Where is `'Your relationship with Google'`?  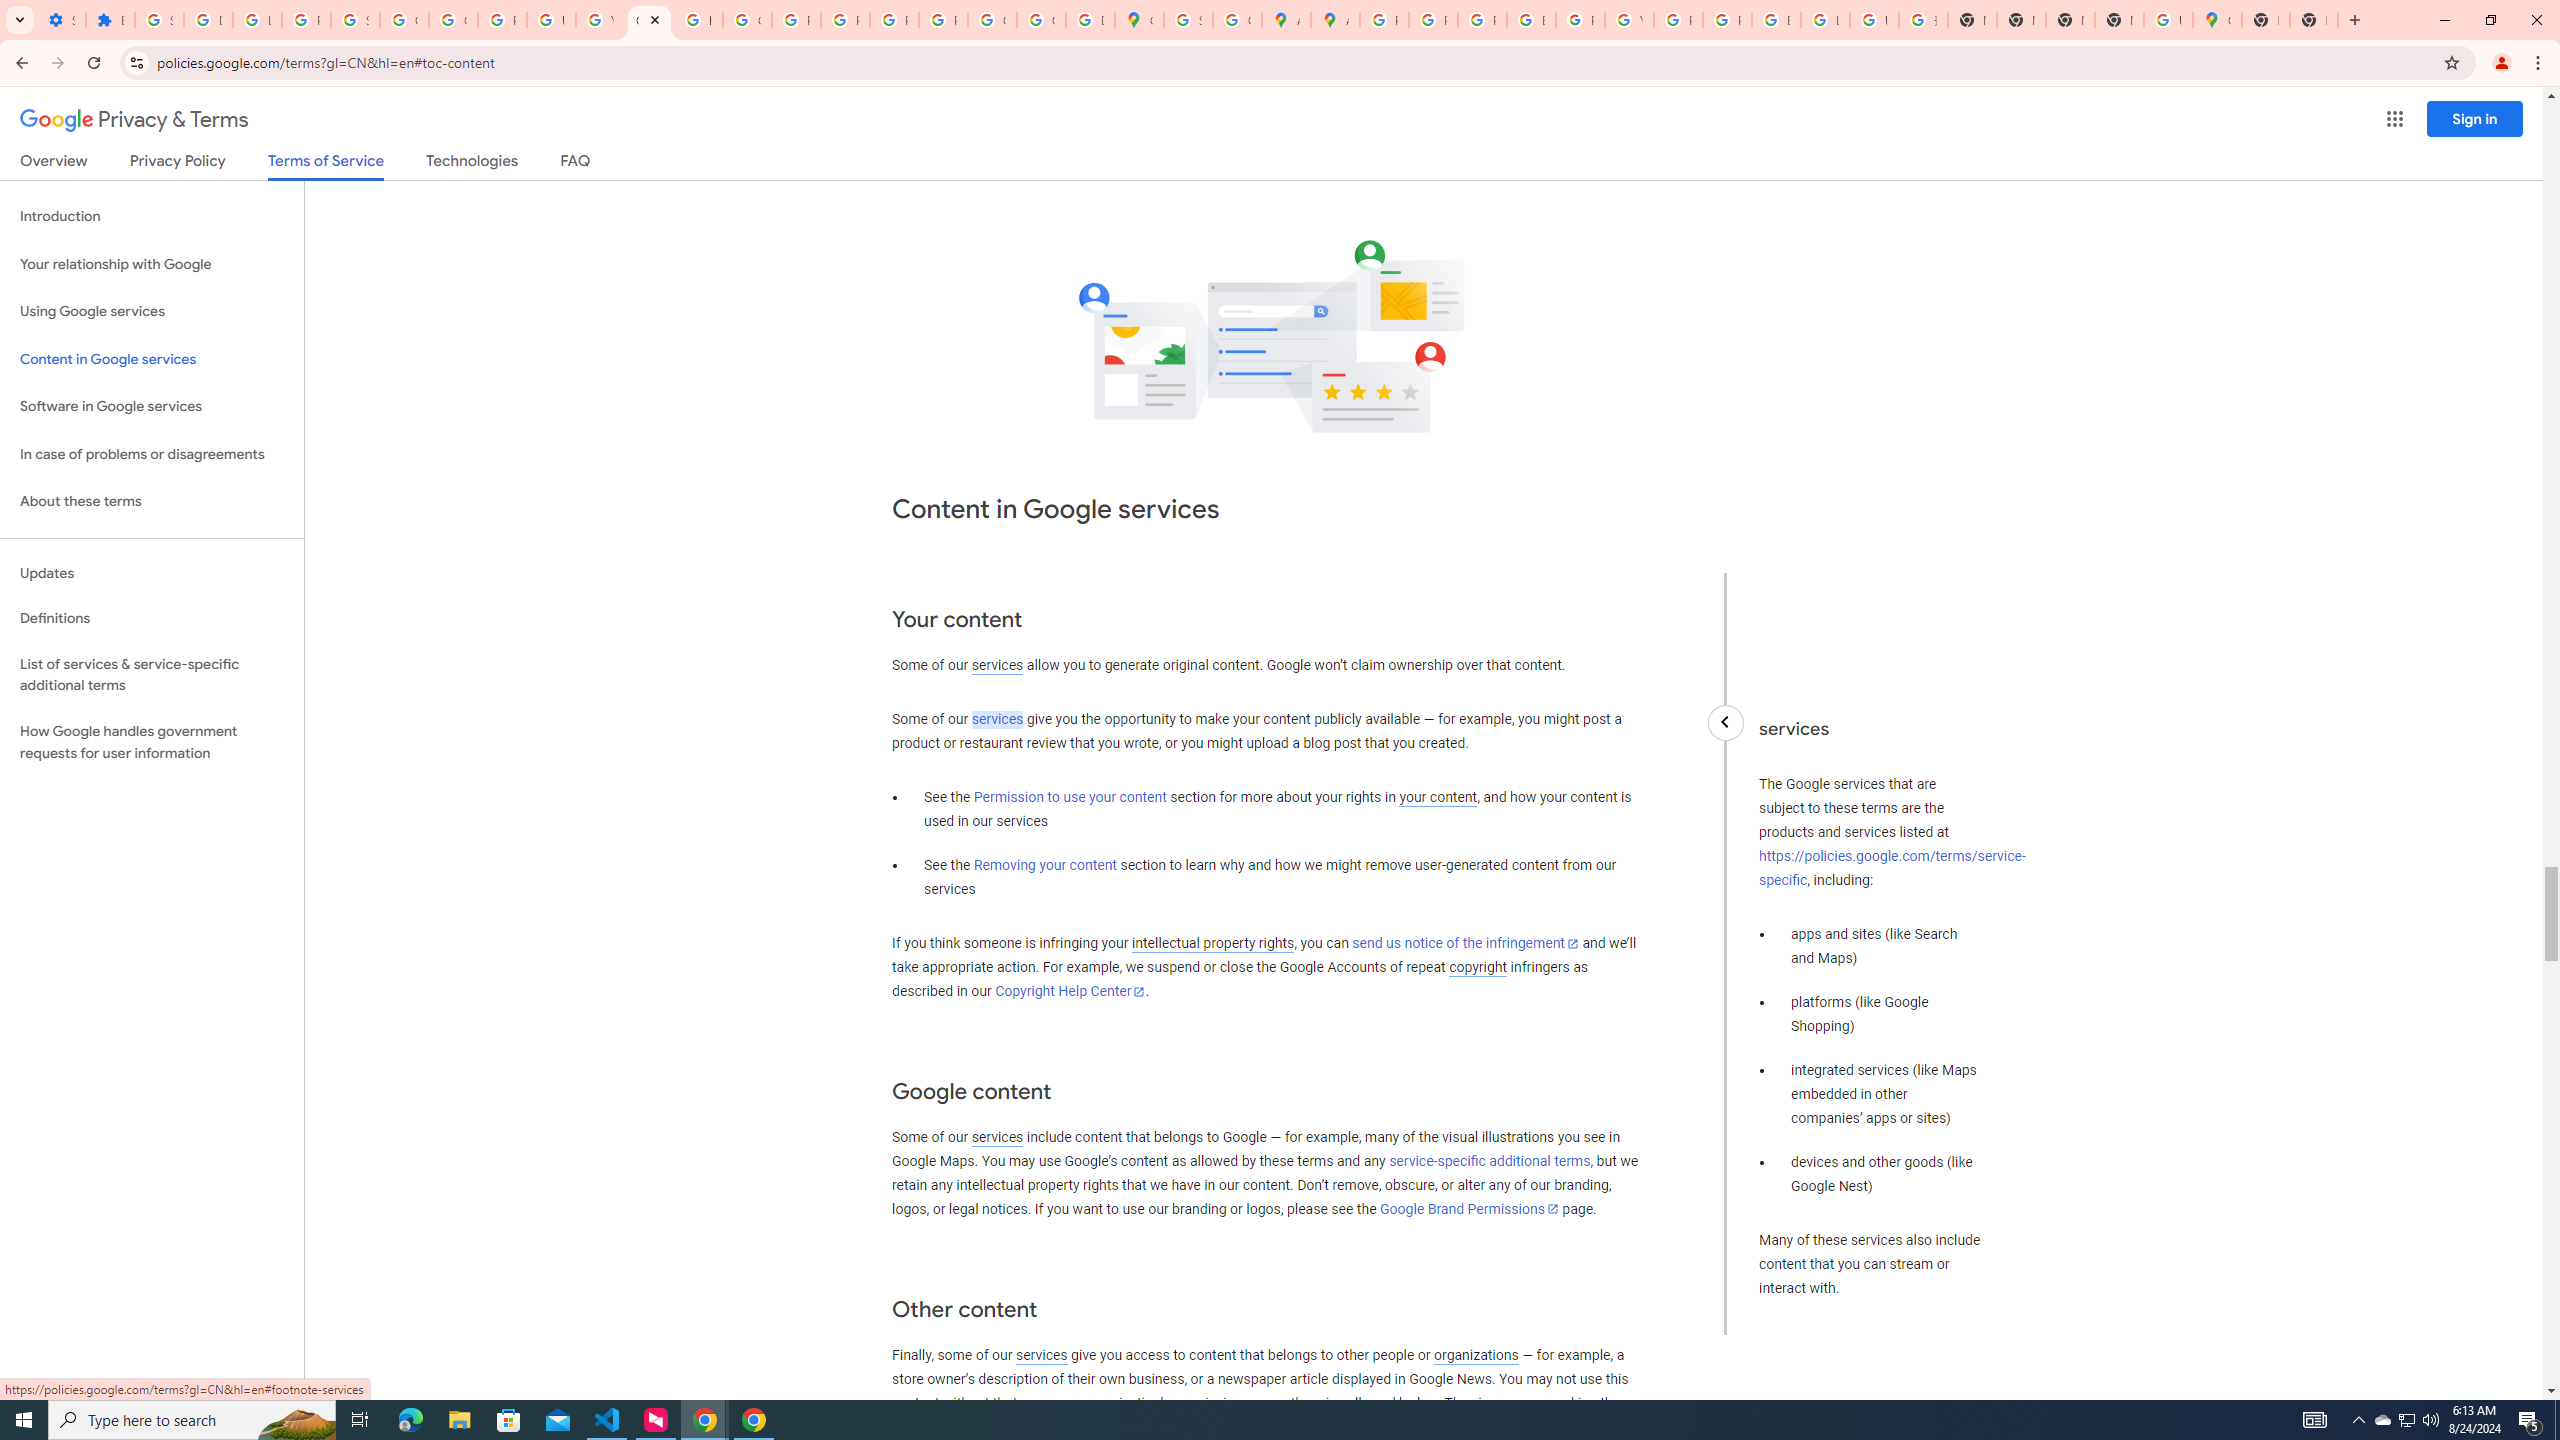 'Your relationship with Google' is located at coordinates (151, 264).